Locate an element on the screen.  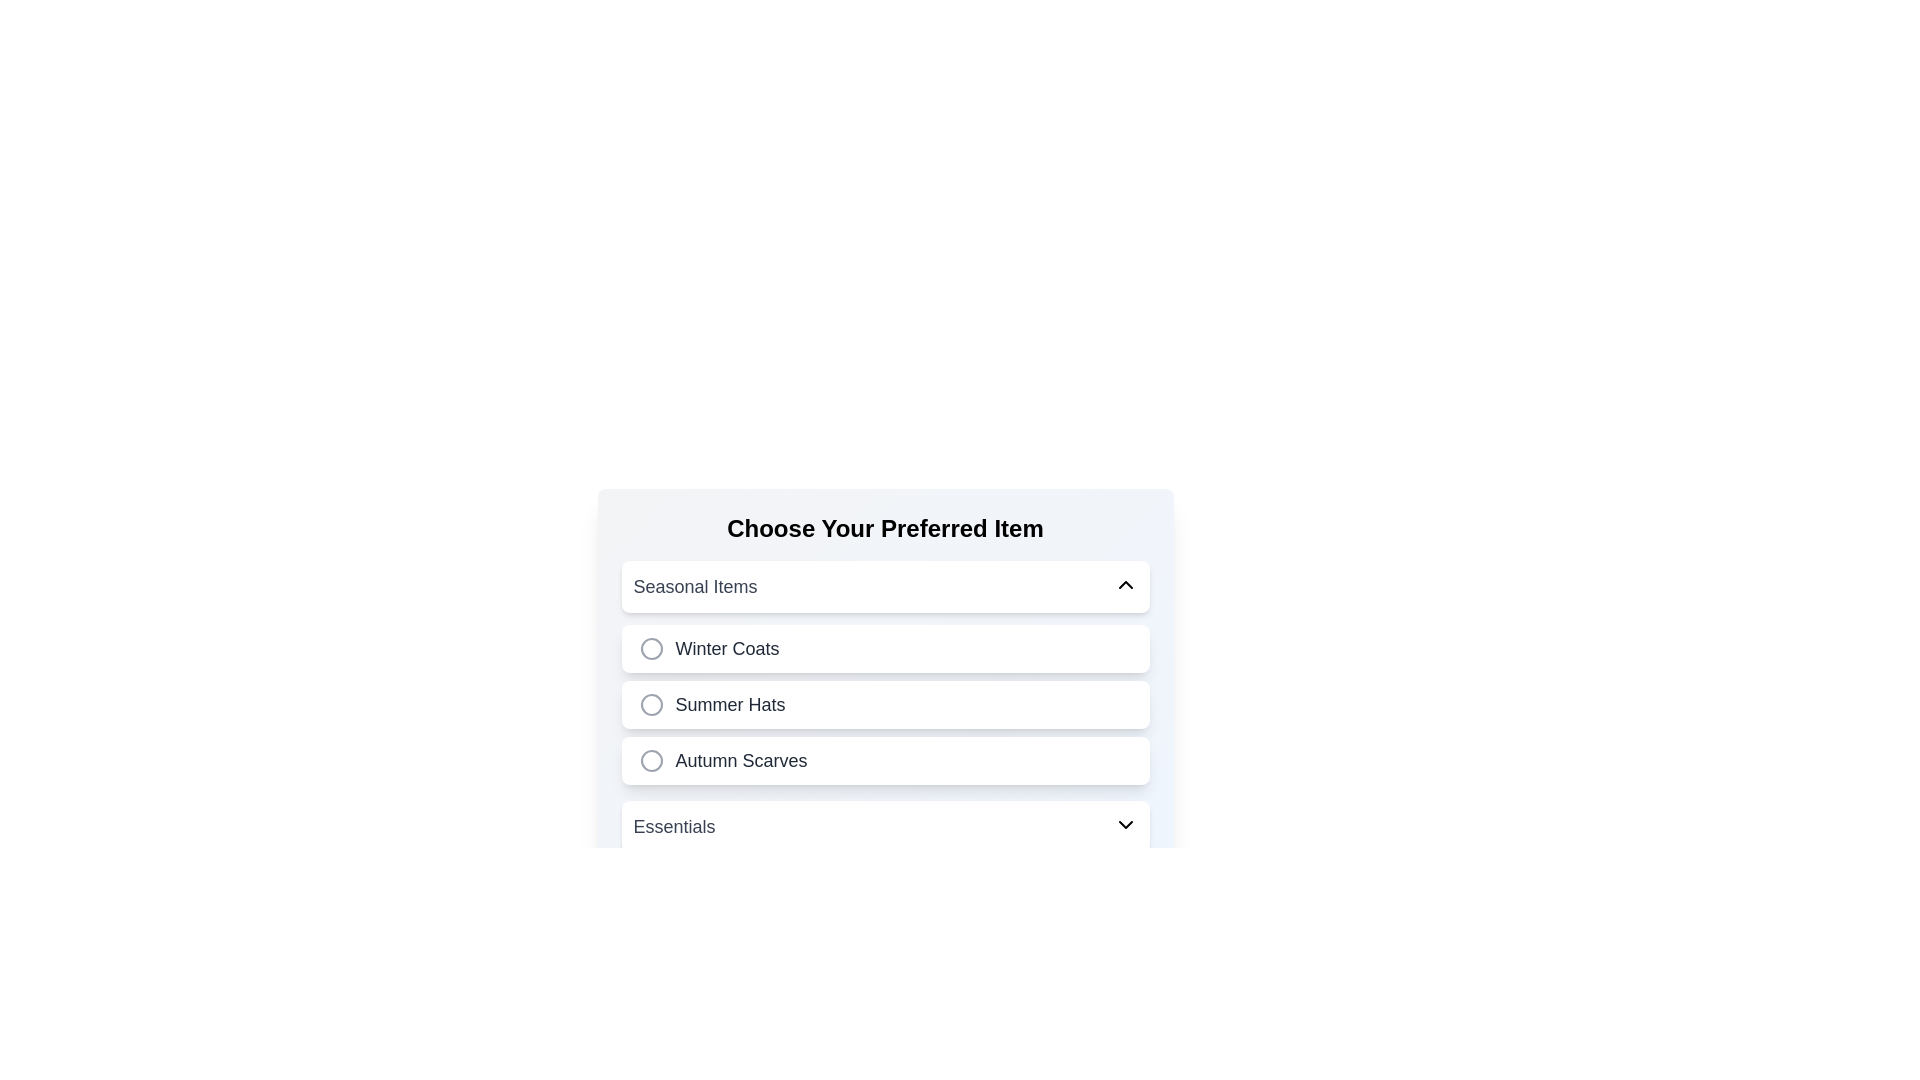
on the radio button labeled 'Summer Hats' within the 'Seasonal Items' section is located at coordinates (884, 704).